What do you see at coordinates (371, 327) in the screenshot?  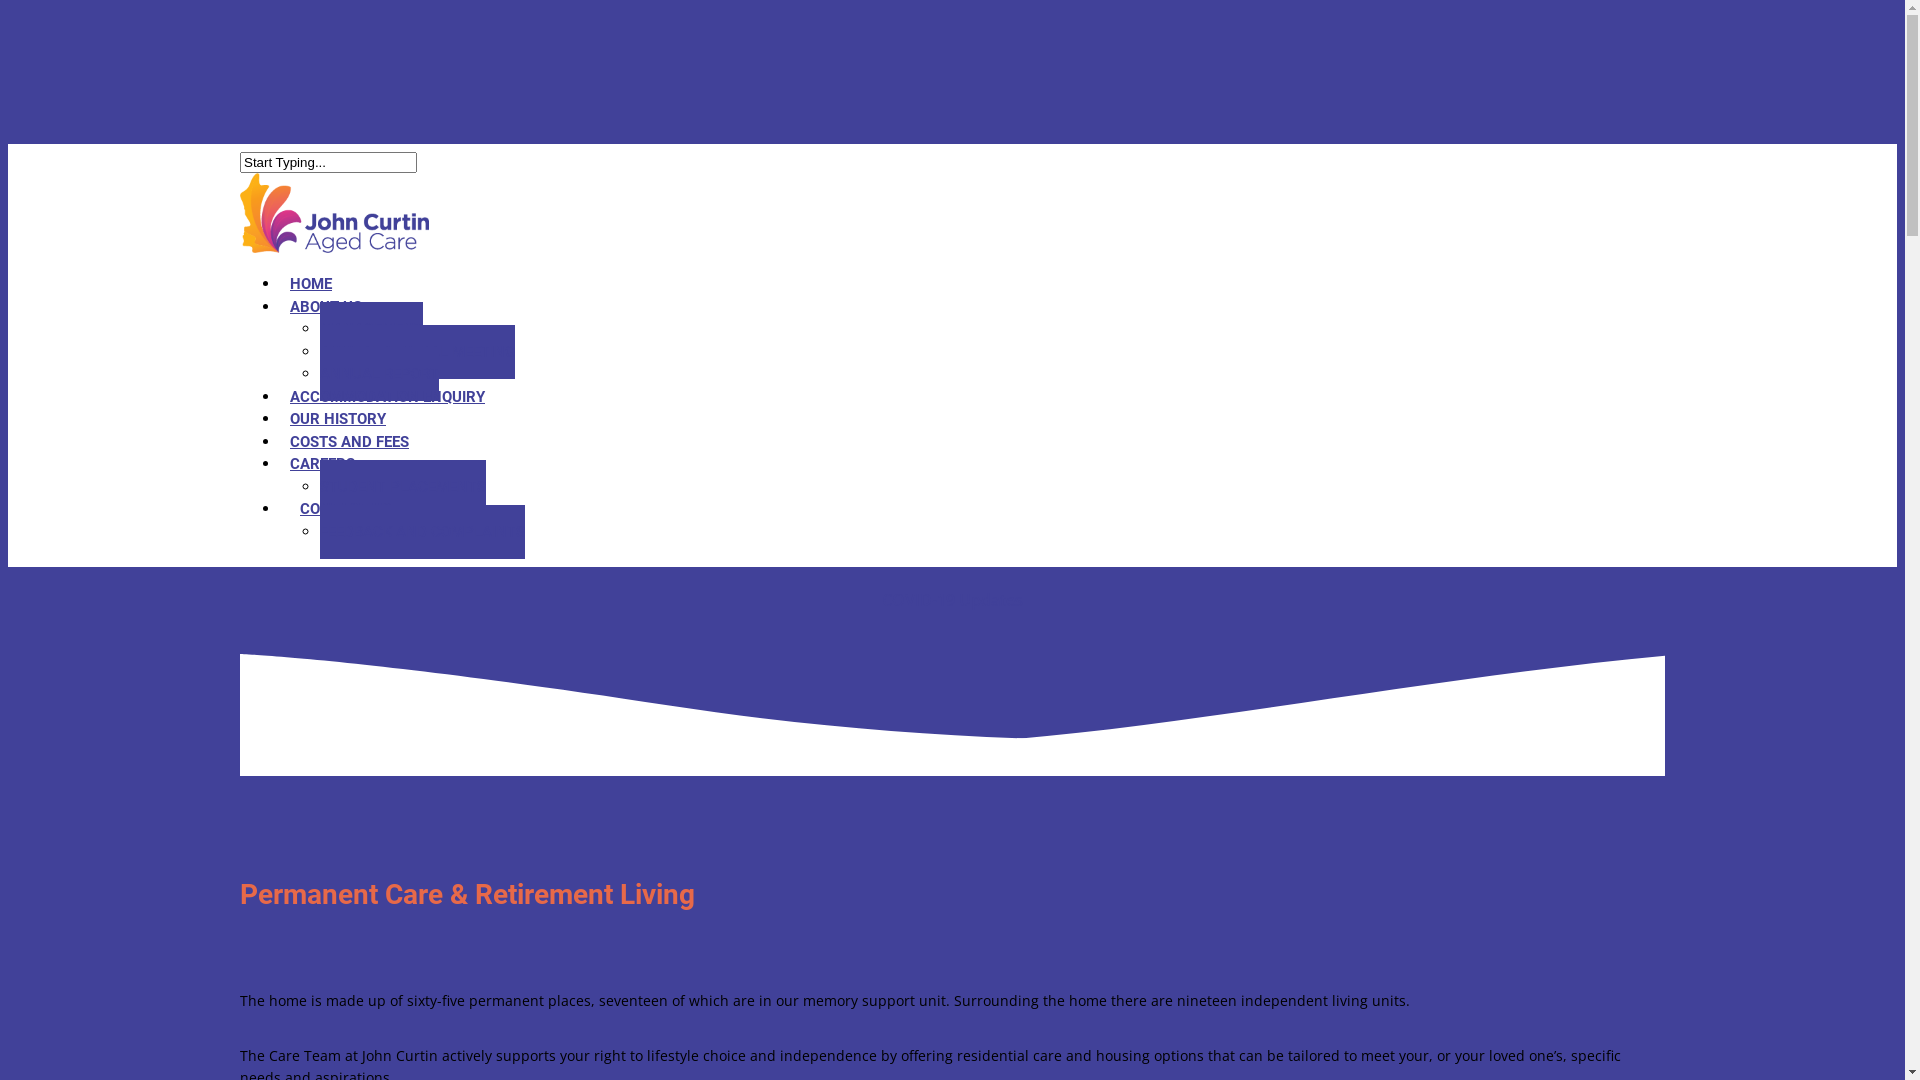 I see `'MANAGEMENT'` at bounding box center [371, 327].